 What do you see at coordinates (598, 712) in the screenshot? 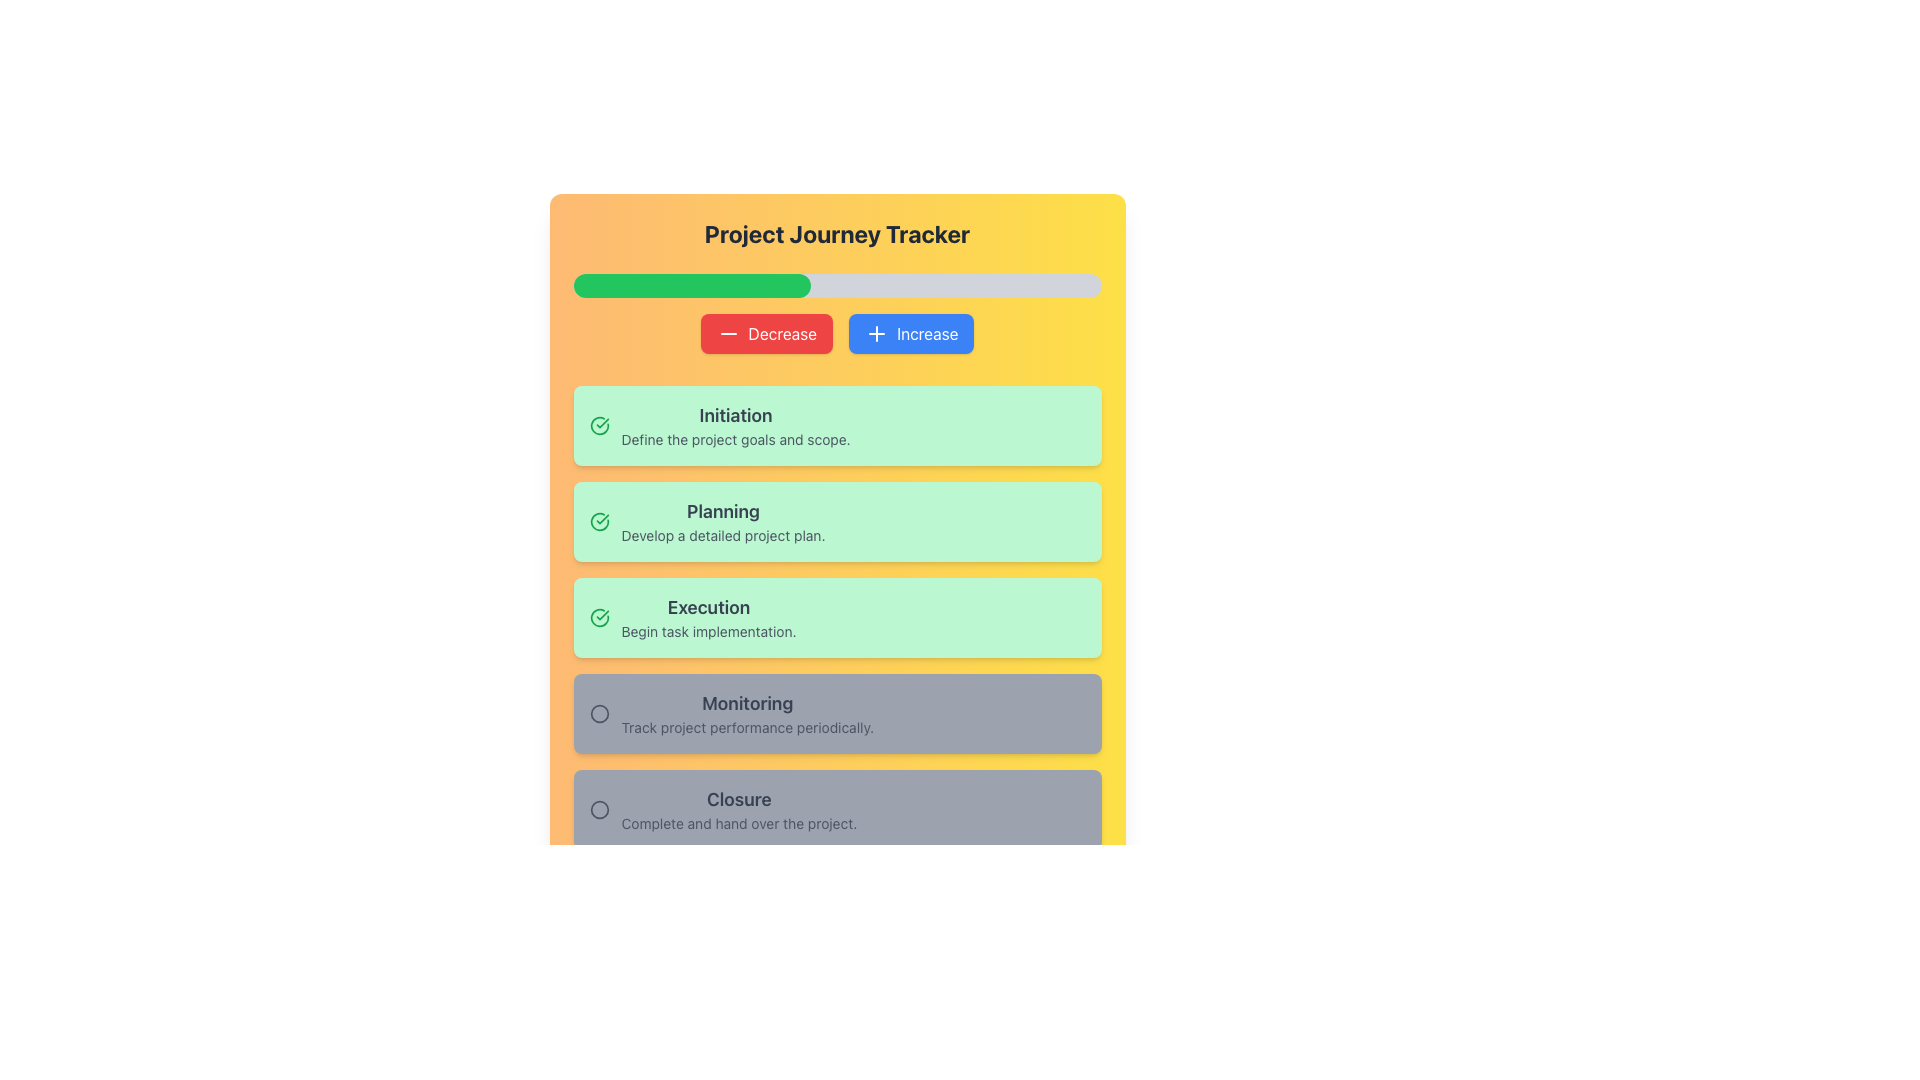
I see `the circular status indicator located in the 'Monitoring' section of the interface, which is positioned within a gray box and appears to the left of the text` at bounding box center [598, 712].